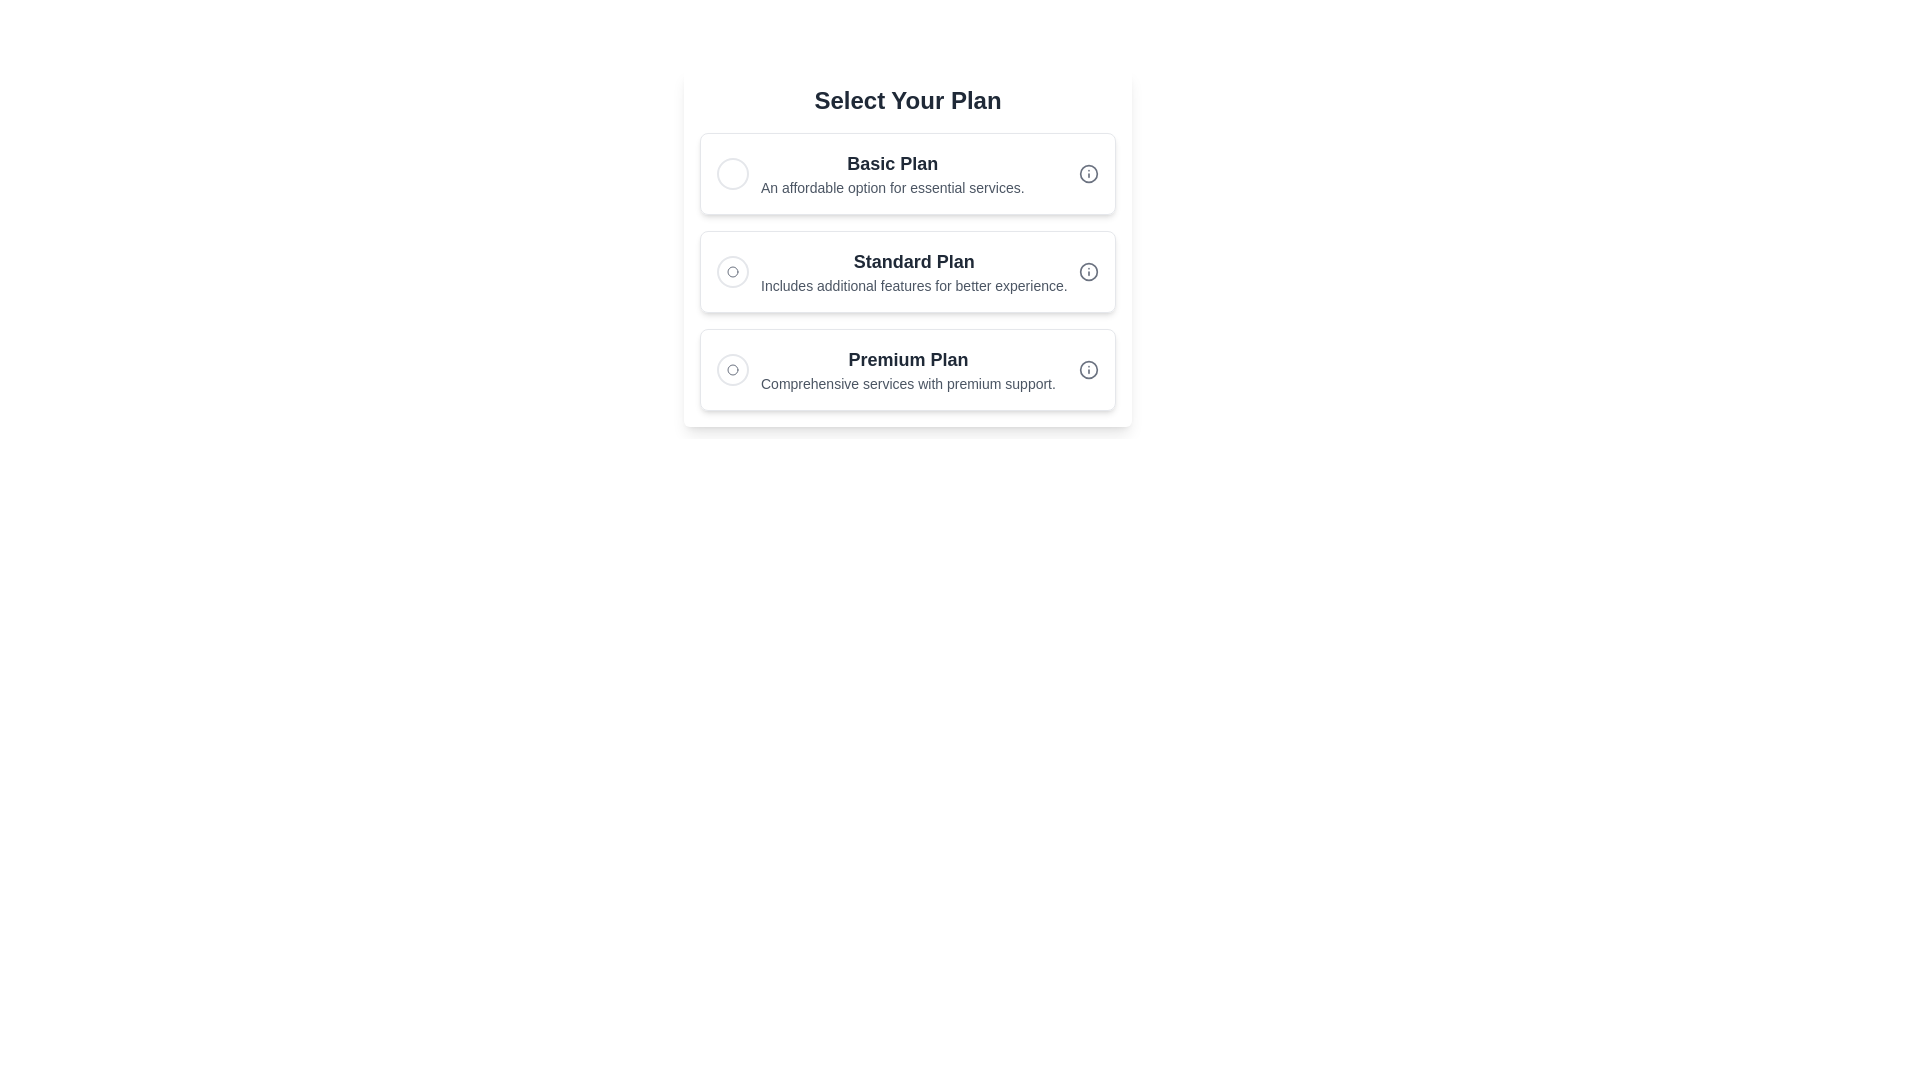 This screenshot has height=1080, width=1920. What do you see at coordinates (891, 172) in the screenshot?
I see `the 'Basic Plan' text label option, which is the first selectable choice in the list of plans, located below the heading 'Select Your Plan'` at bounding box center [891, 172].